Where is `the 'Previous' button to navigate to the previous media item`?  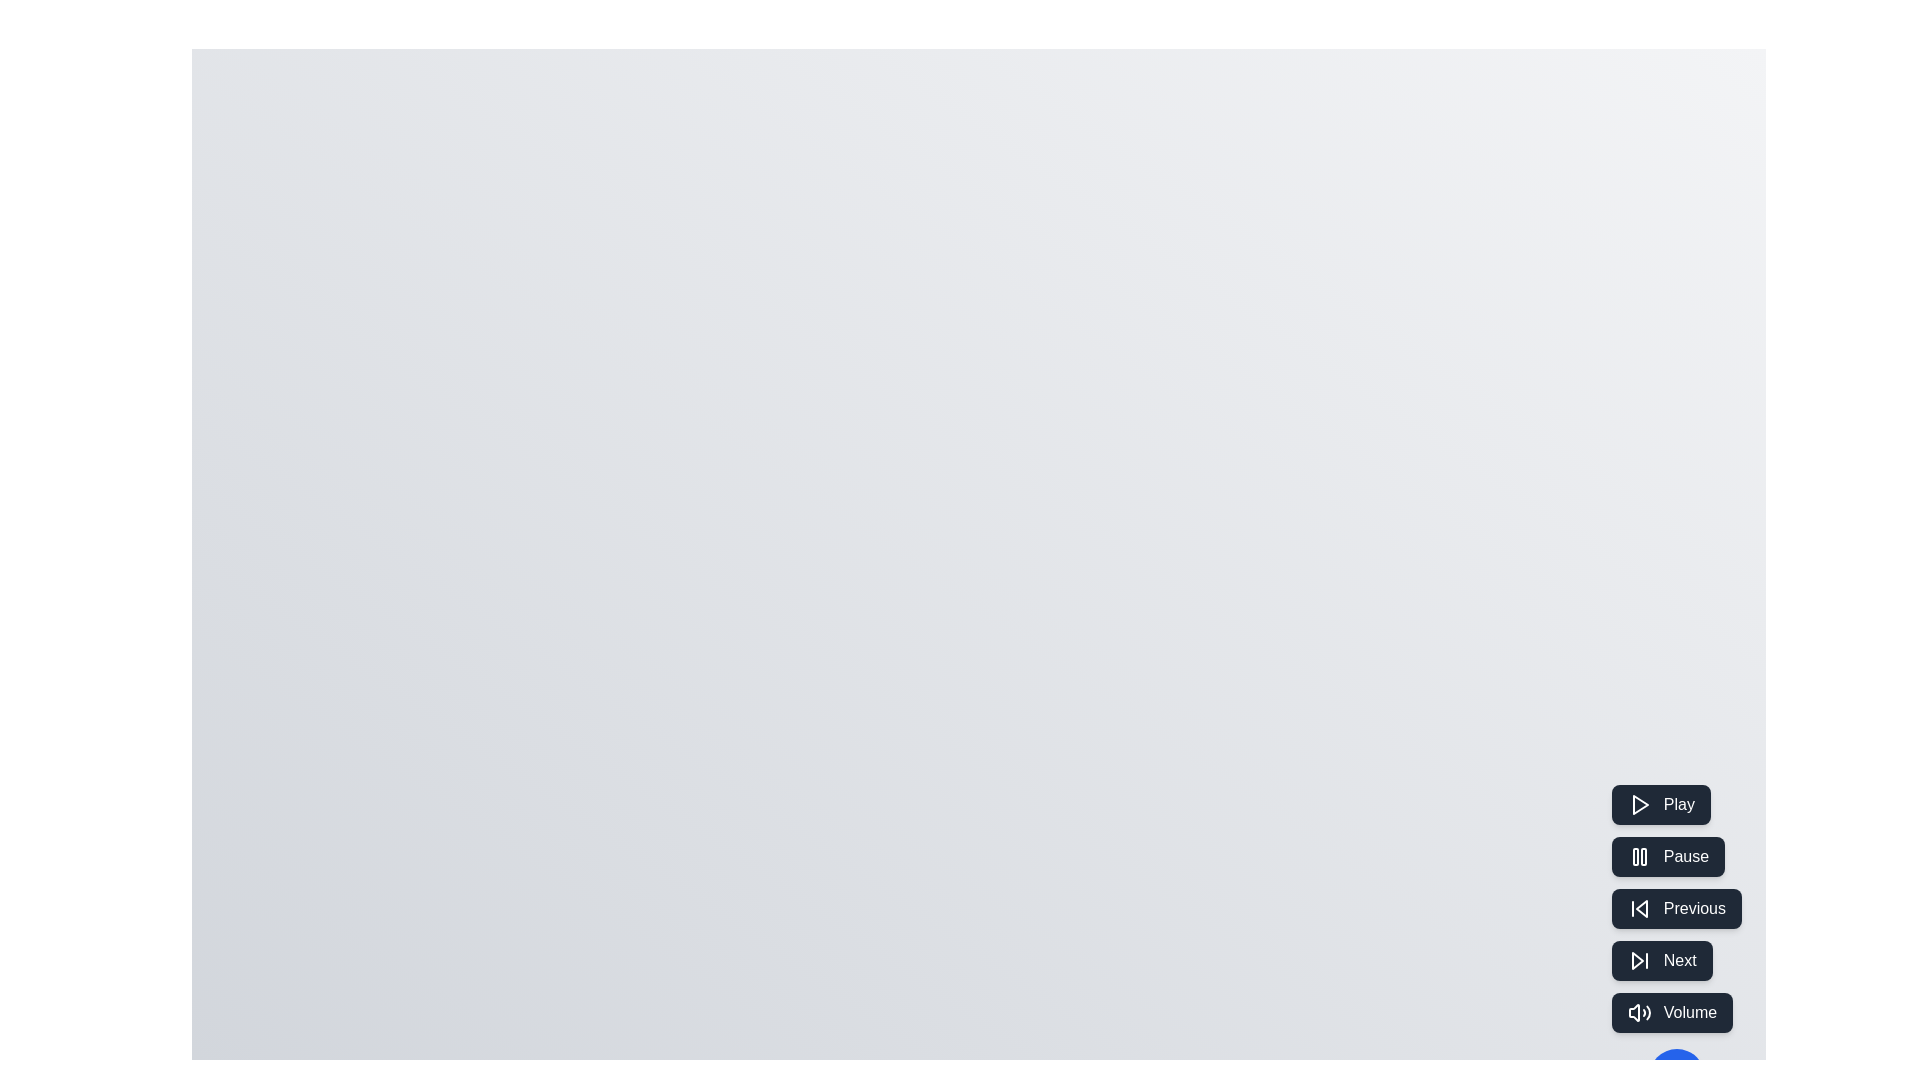
the 'Previous' button to navigate to the previous media item is located at coordinates (1676, 909).